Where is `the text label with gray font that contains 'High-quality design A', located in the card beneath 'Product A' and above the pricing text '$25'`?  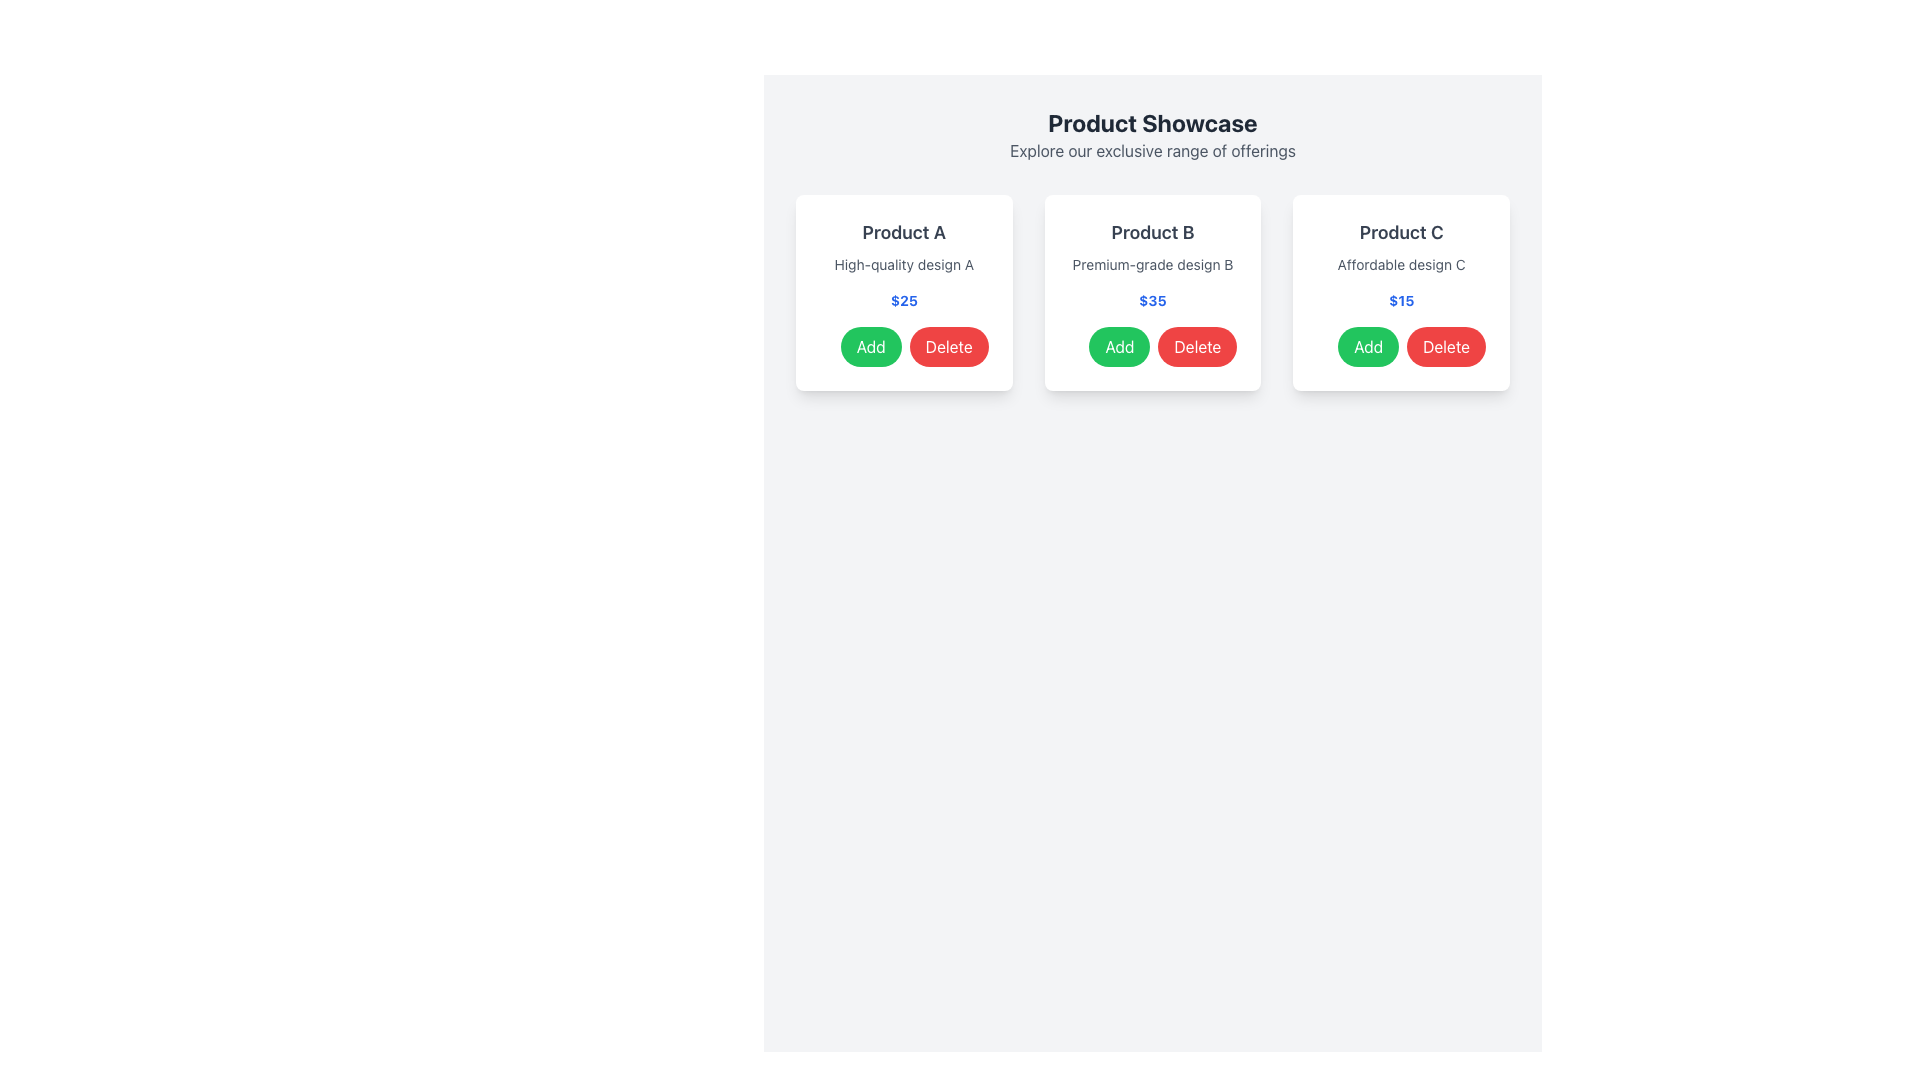 the text label with gray font that contains 'High-quality design A', located in the card beneath 'Product A' and above the pricing text '$25' is located at coordinates (903, 264).